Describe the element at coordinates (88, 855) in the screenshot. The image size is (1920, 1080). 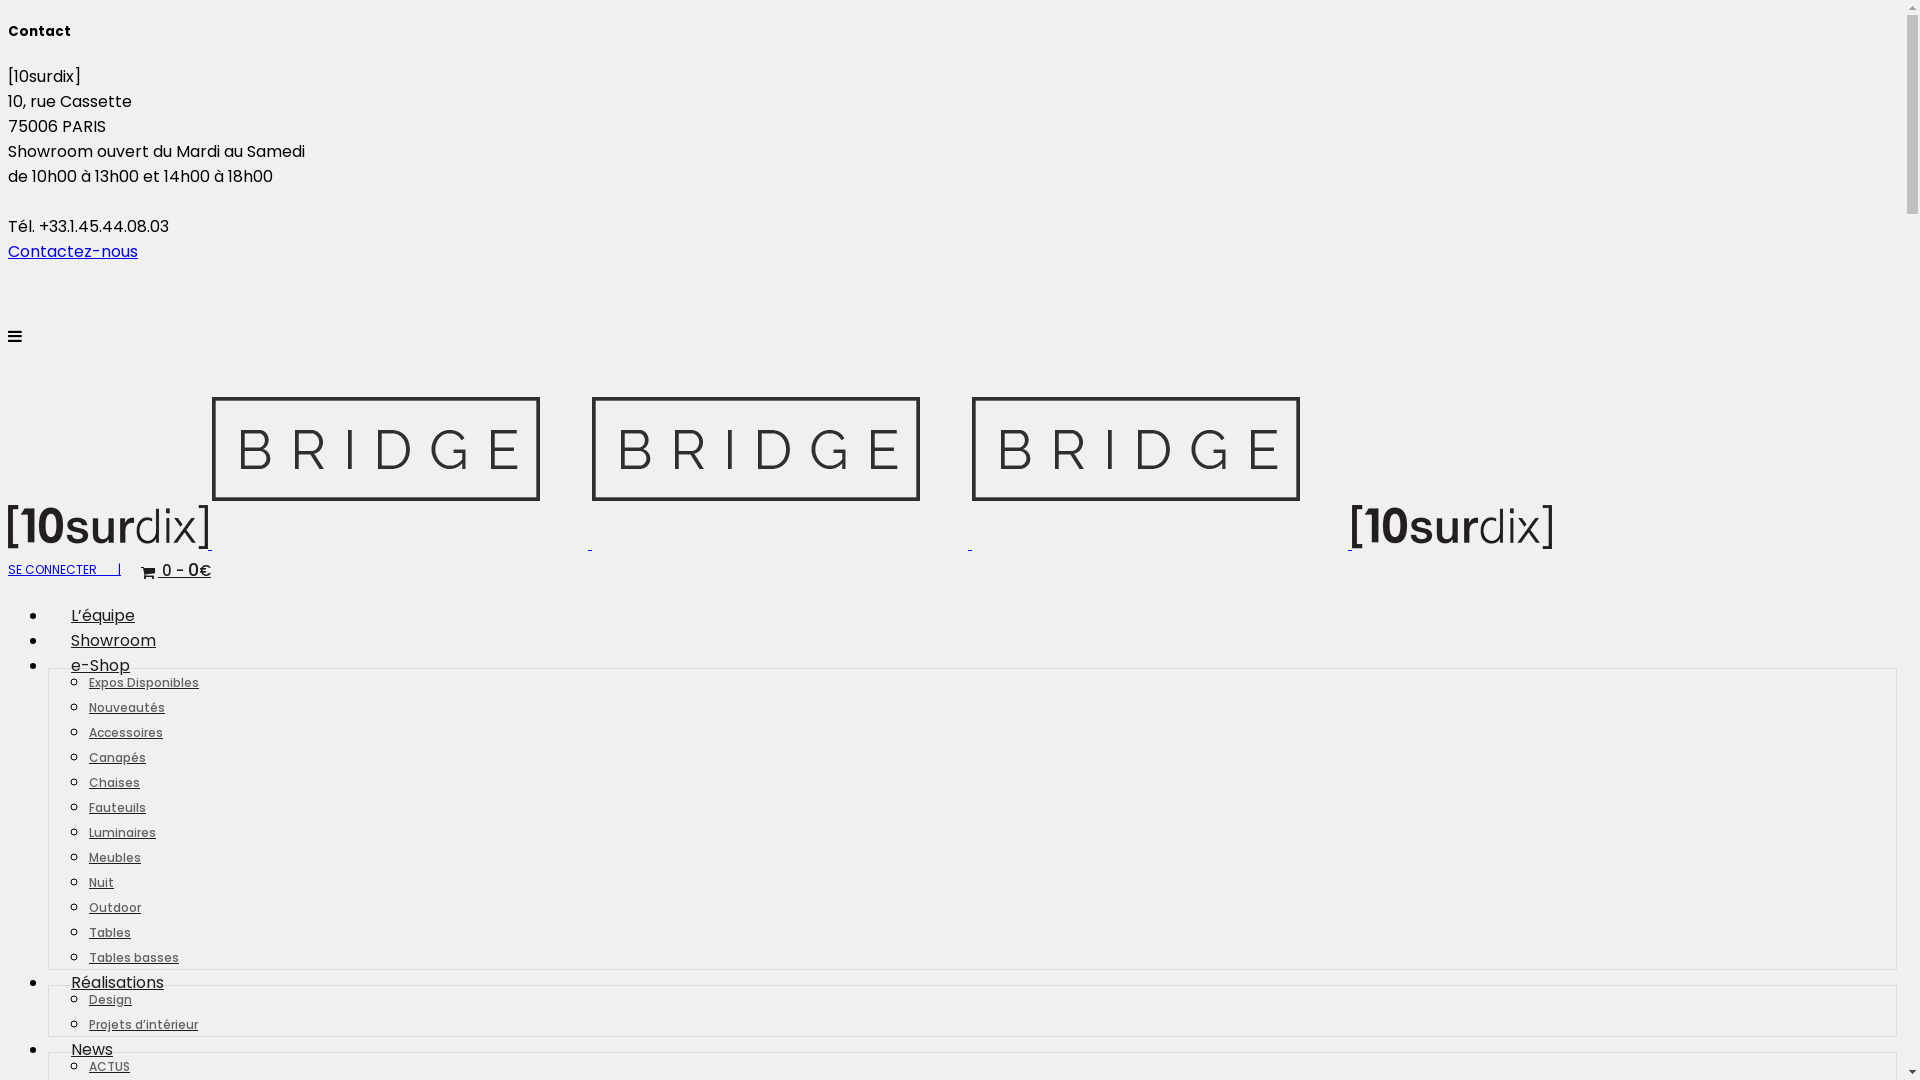
I see `'Meubles'` at that location.